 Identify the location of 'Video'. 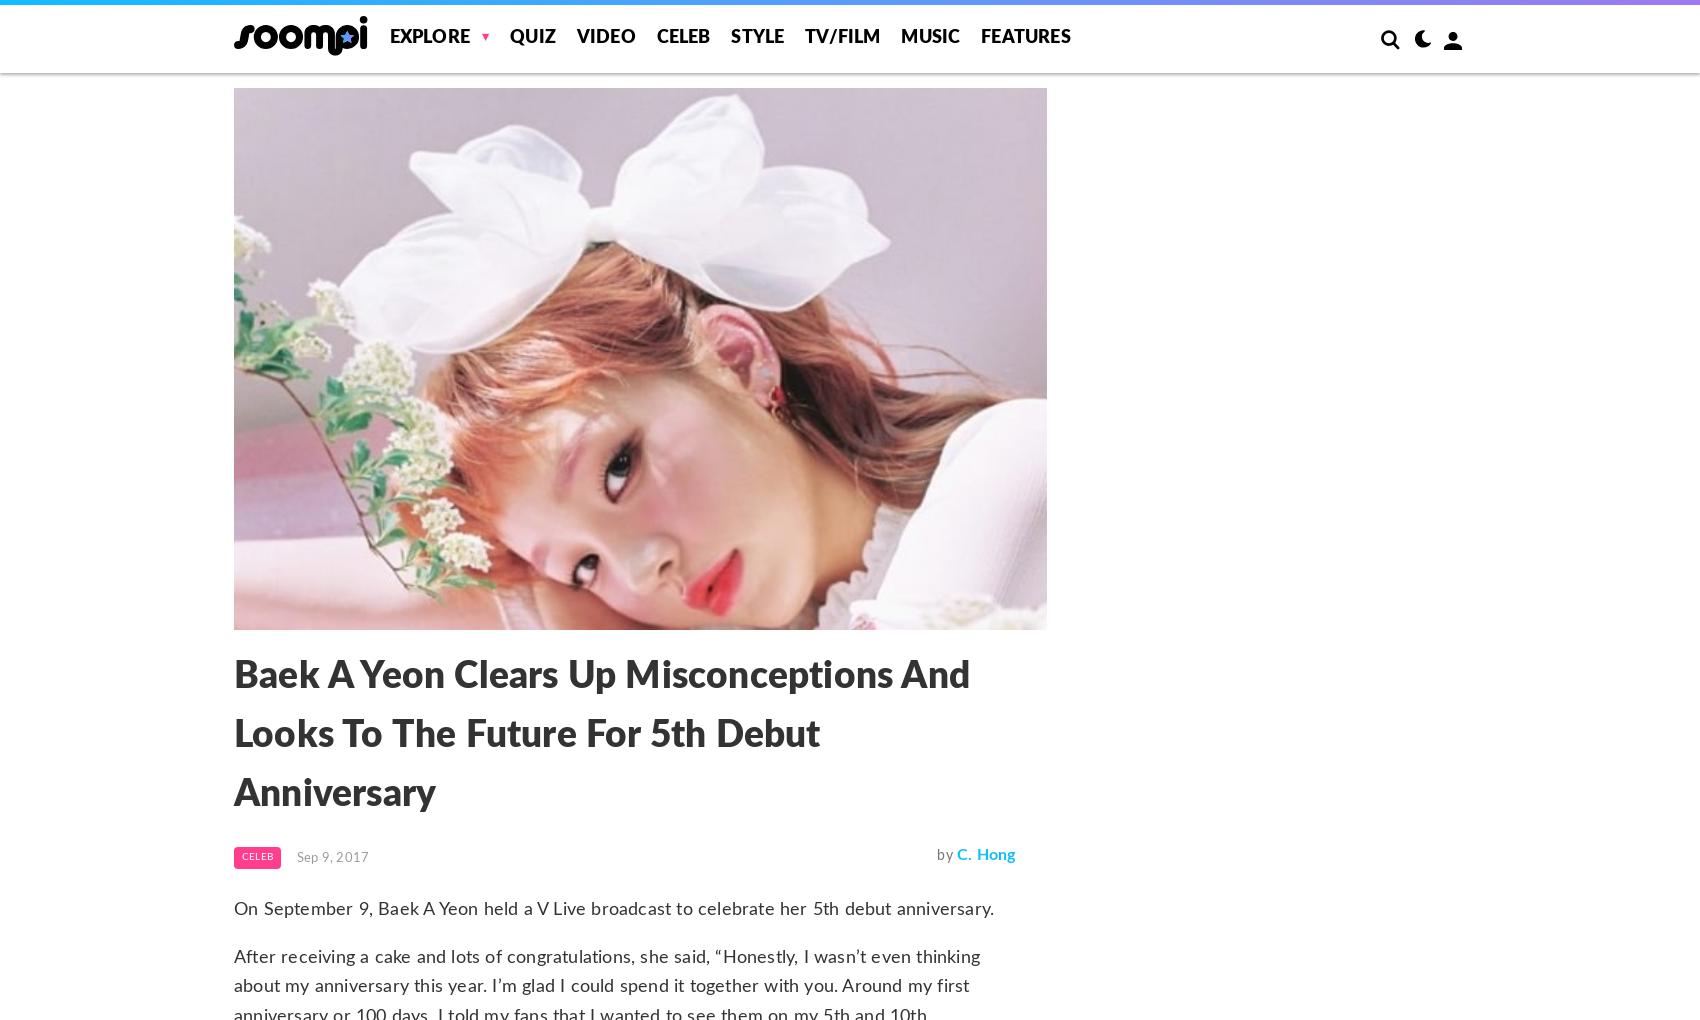
(604, 37).